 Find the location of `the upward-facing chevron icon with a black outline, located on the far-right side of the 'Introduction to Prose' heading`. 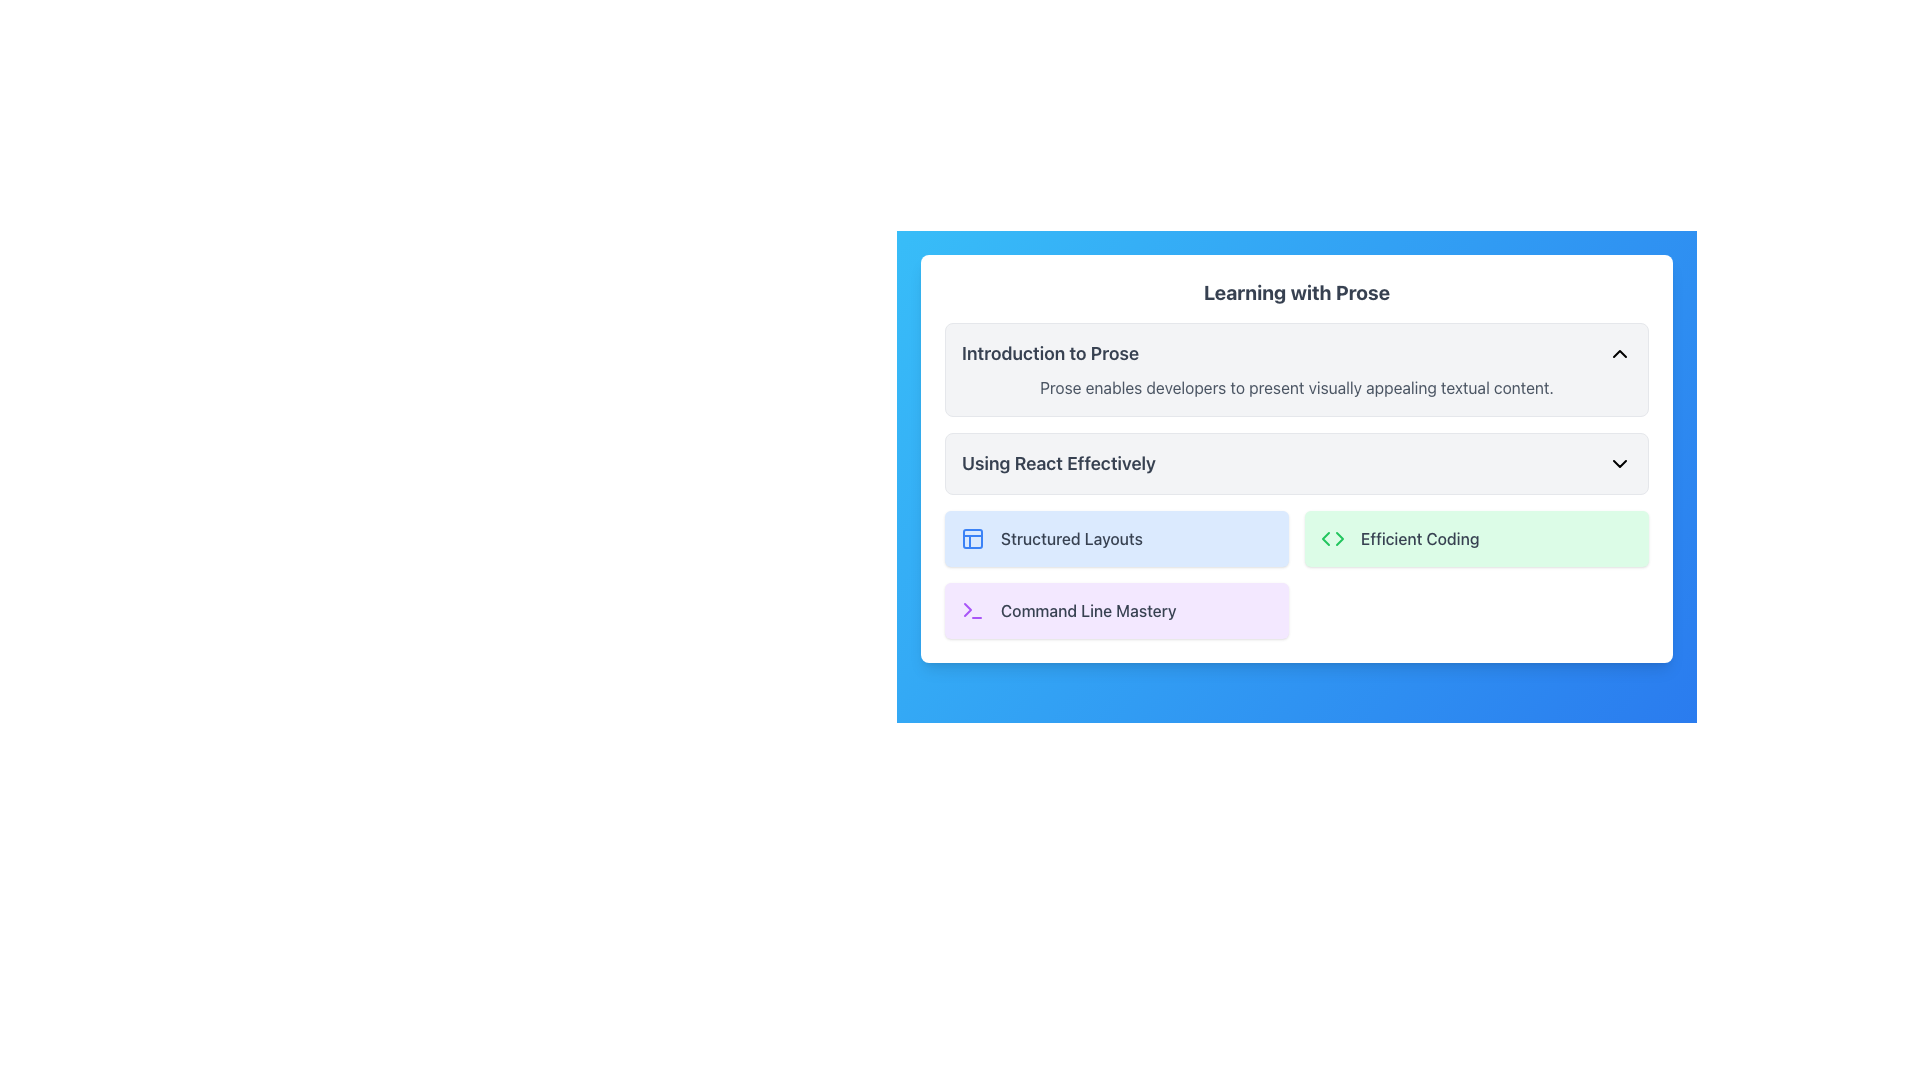

the upward-facing chevron icon with a black outline, located on the far-right side of the 'Introduction to Prose' heading is located at coordinates (1620, 353).